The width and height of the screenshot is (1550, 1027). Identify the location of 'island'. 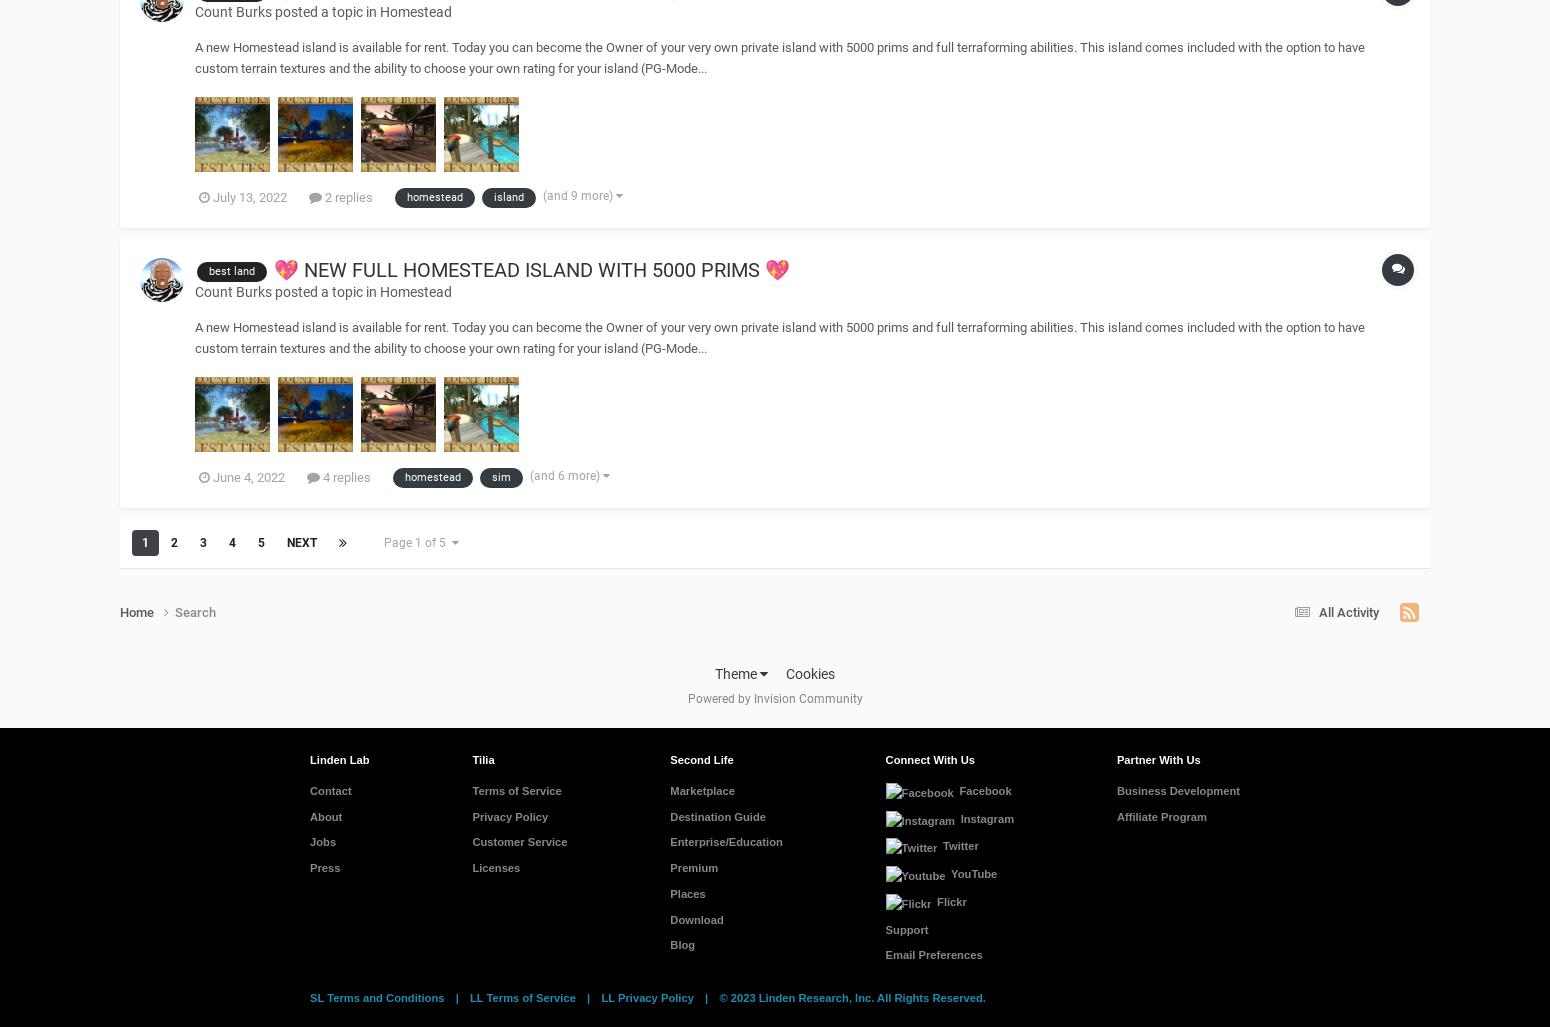
(508, 196).